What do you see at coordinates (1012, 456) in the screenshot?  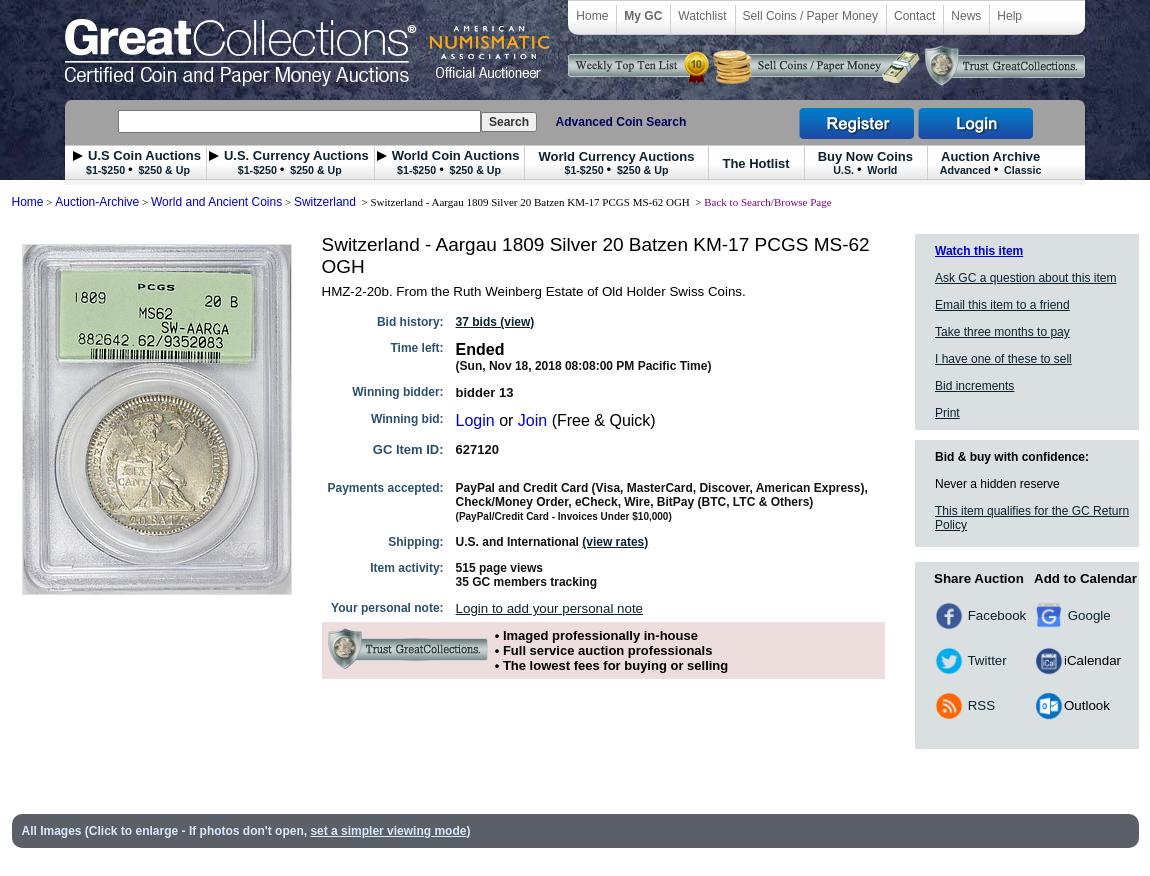 I see `'Bid & buy with confidence:'` at bounding box center [1012, 456].